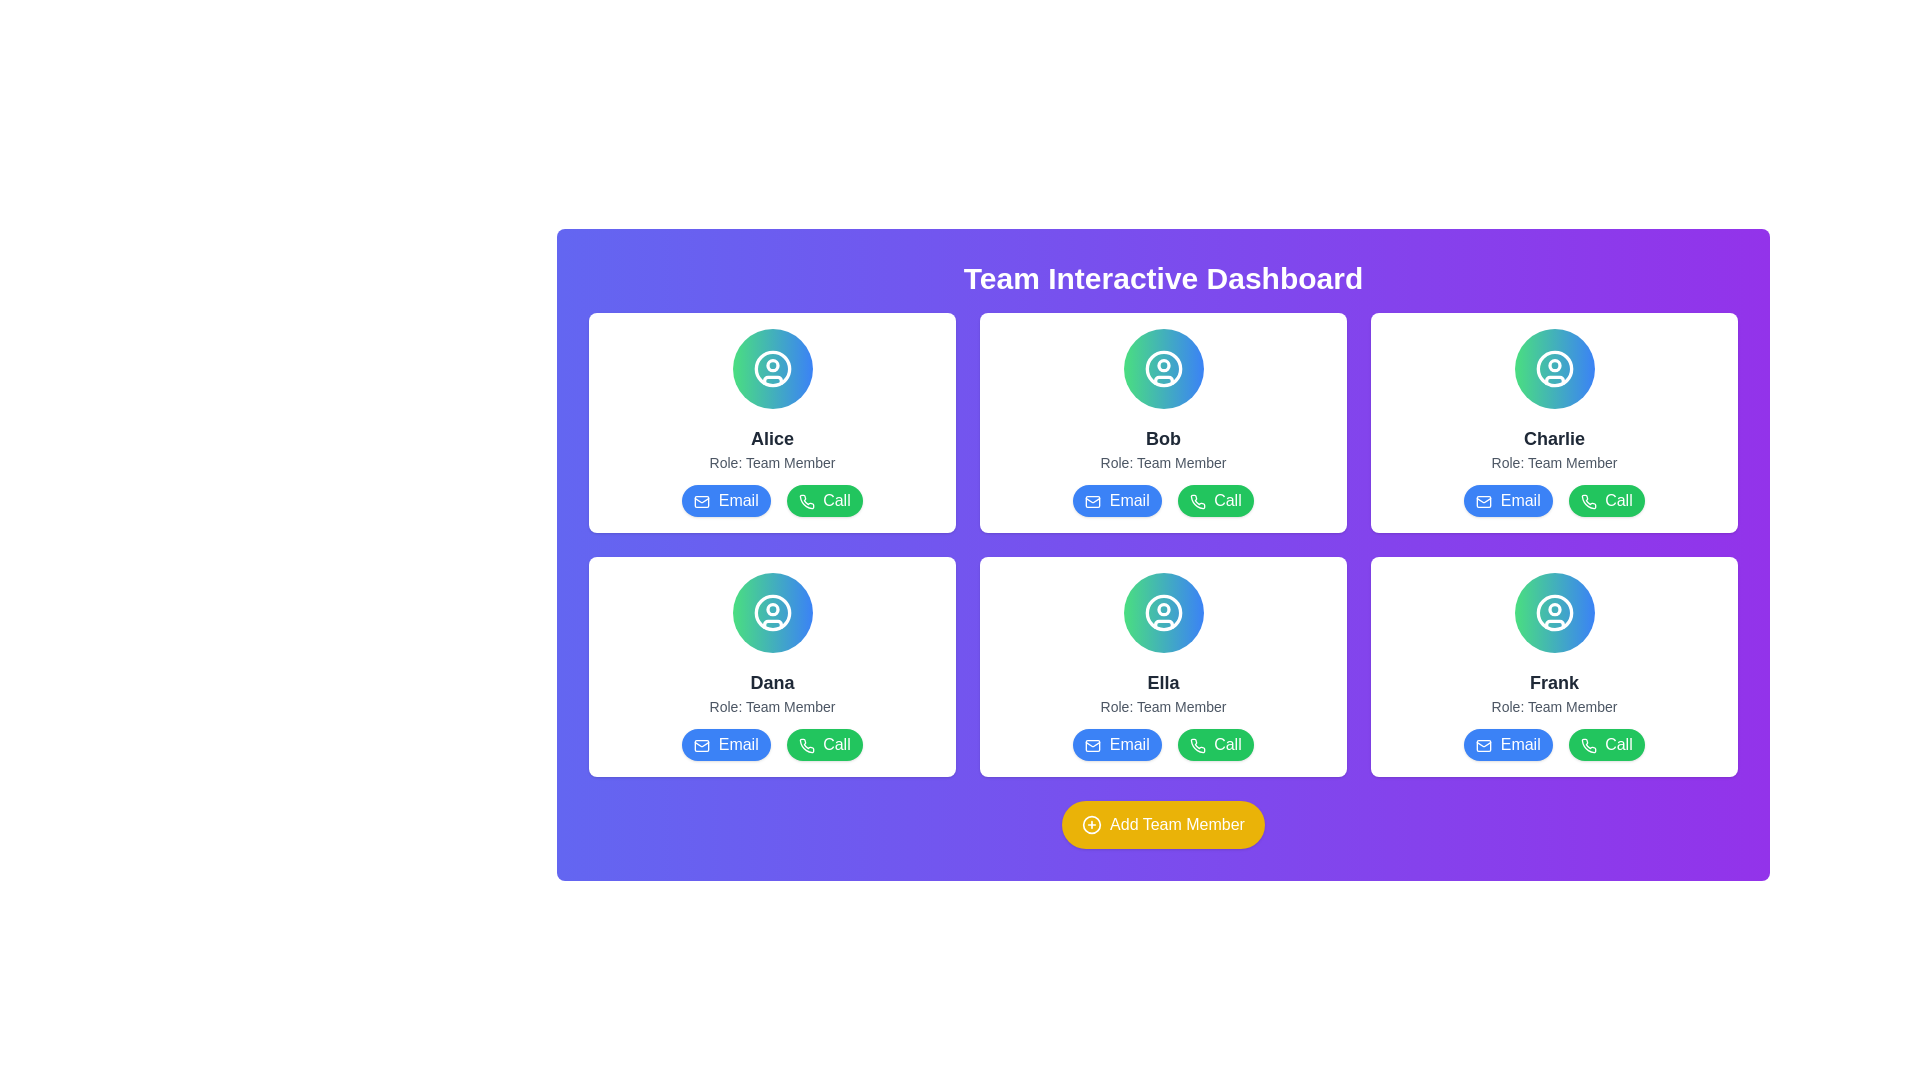 The width and height of the screenshot is (1920, 1080). I want to click on the text label indicating the role of the profile owner for 'Charlie', which is centrally placed in the profile card above the 'Email' and 'Call' buttons, so click(1553, 462).